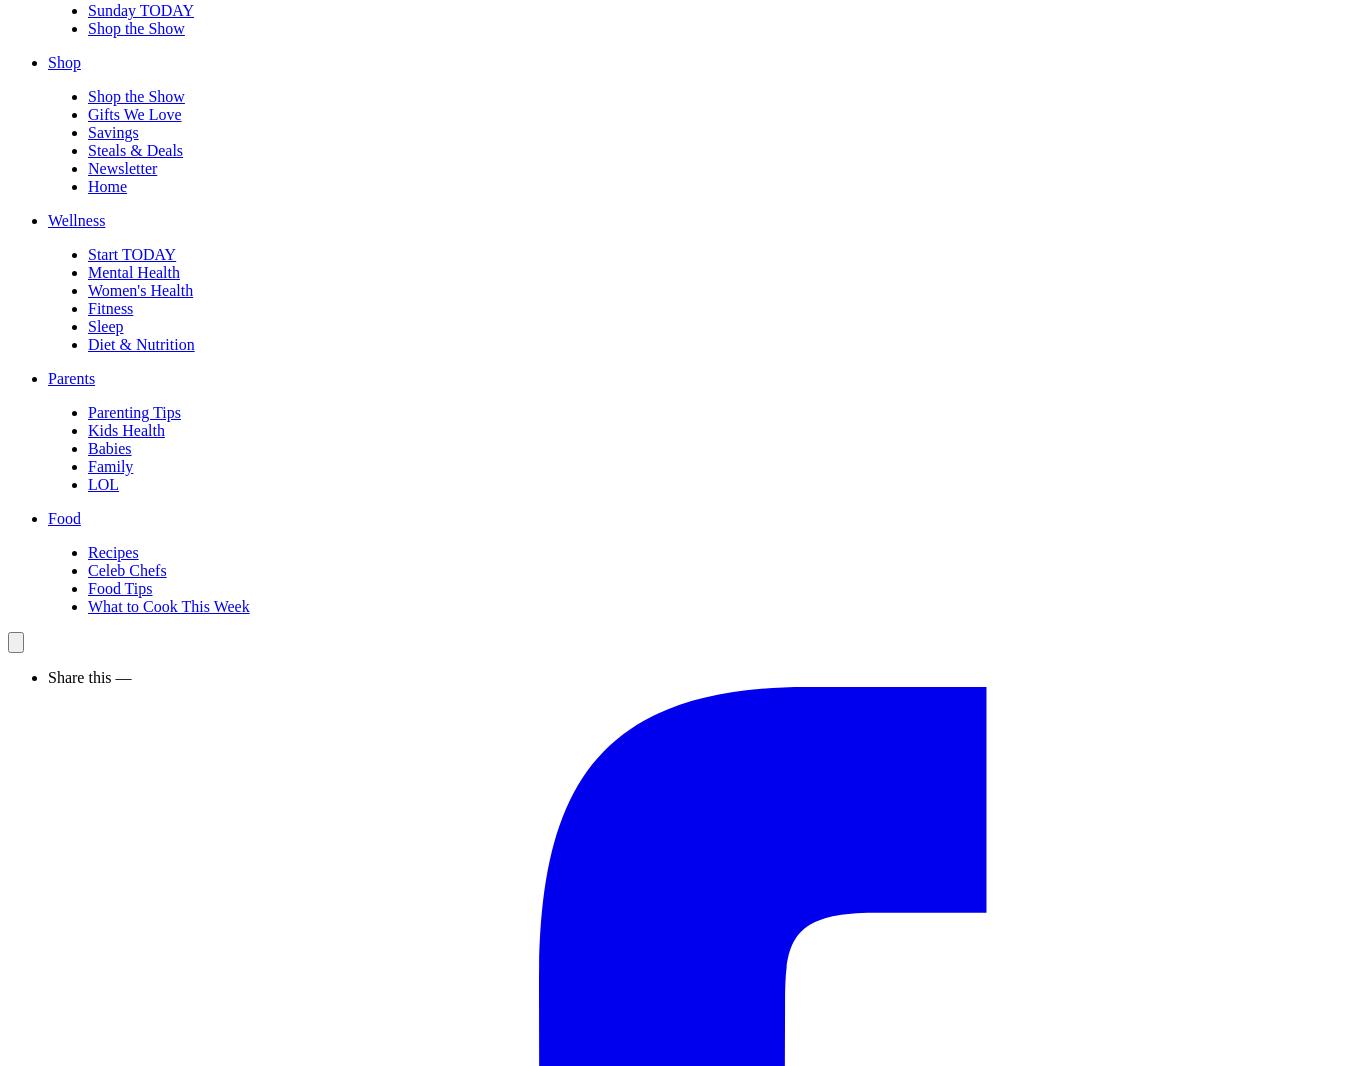  What do you see at coordinates (87, 430) in the screenshot?
I see `'Kids Health'` at bounding box center [87, 430].